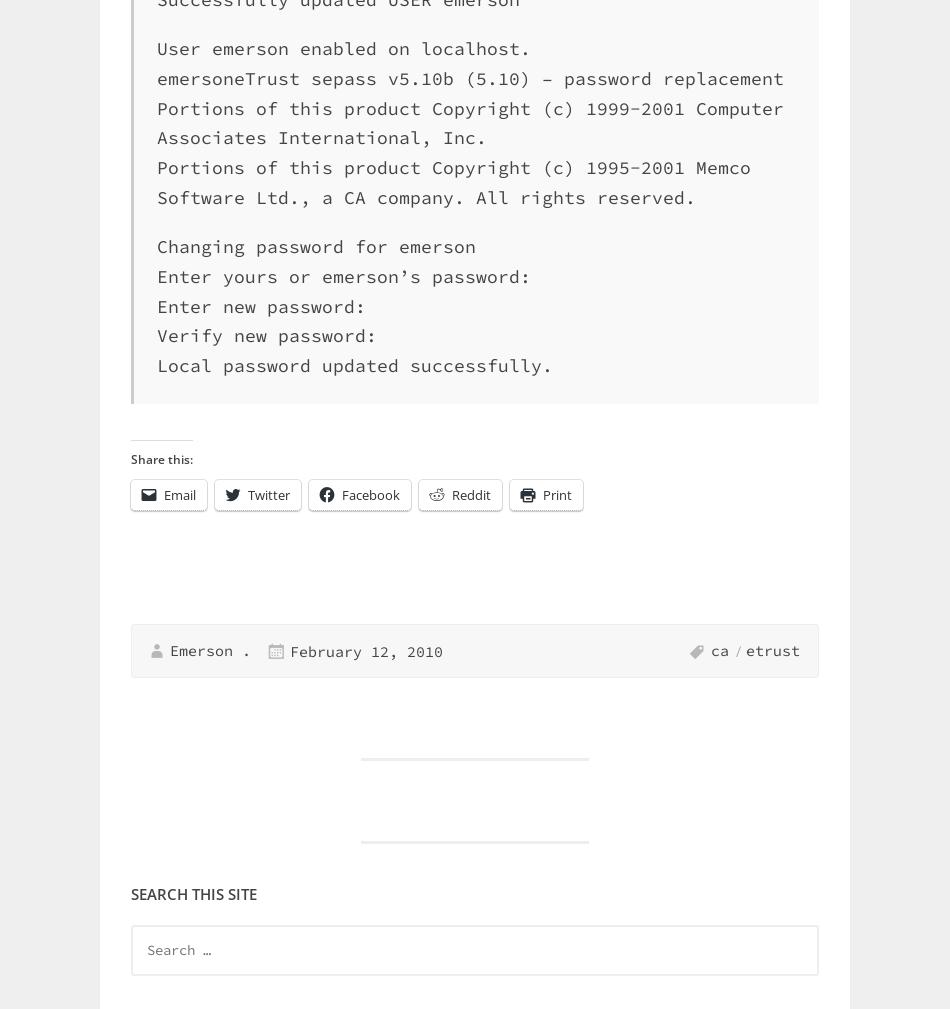 This screenshot has width=950, height=1009. I want to click on 'Twitter', so click(247, 494).